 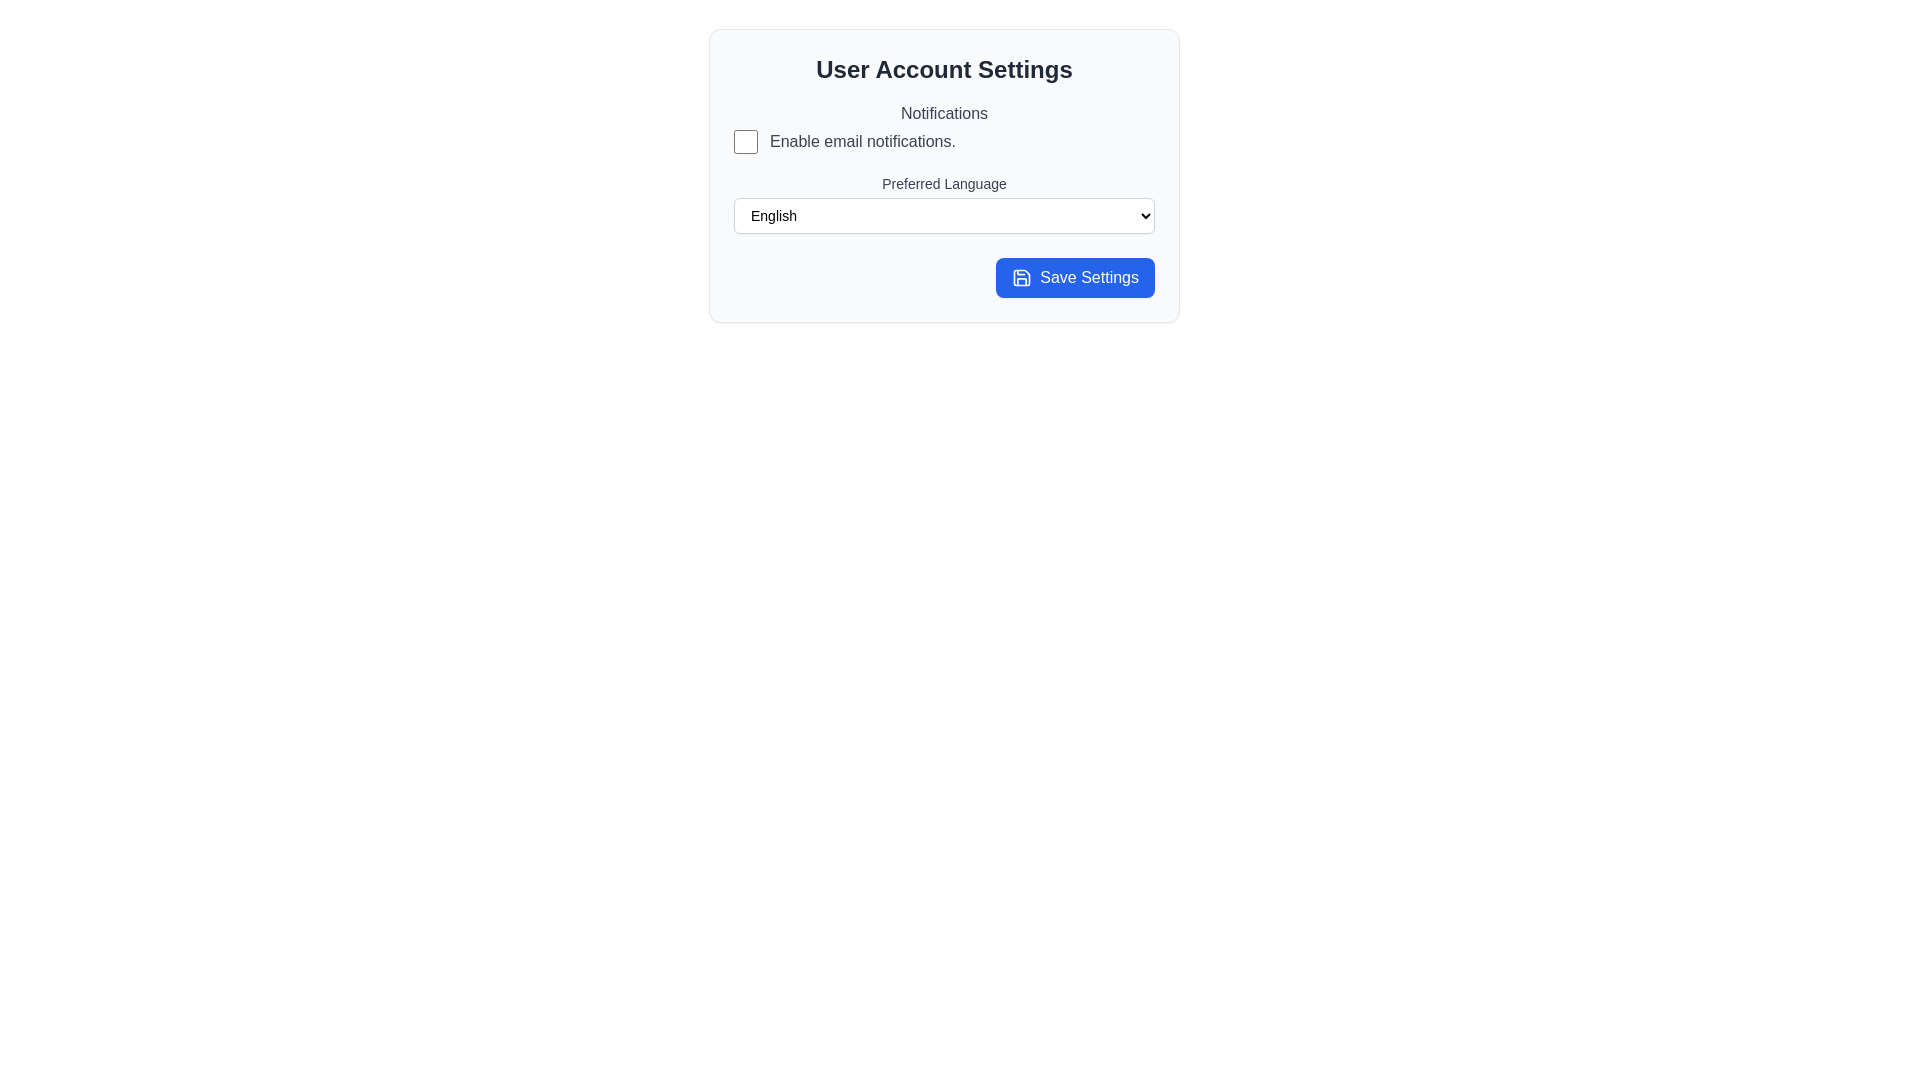 I want to click on the save icon, which resembles a floppy disk, located within the 'Save Settings' button at the lower right of the main settings area, so click(x=1022, y=277).